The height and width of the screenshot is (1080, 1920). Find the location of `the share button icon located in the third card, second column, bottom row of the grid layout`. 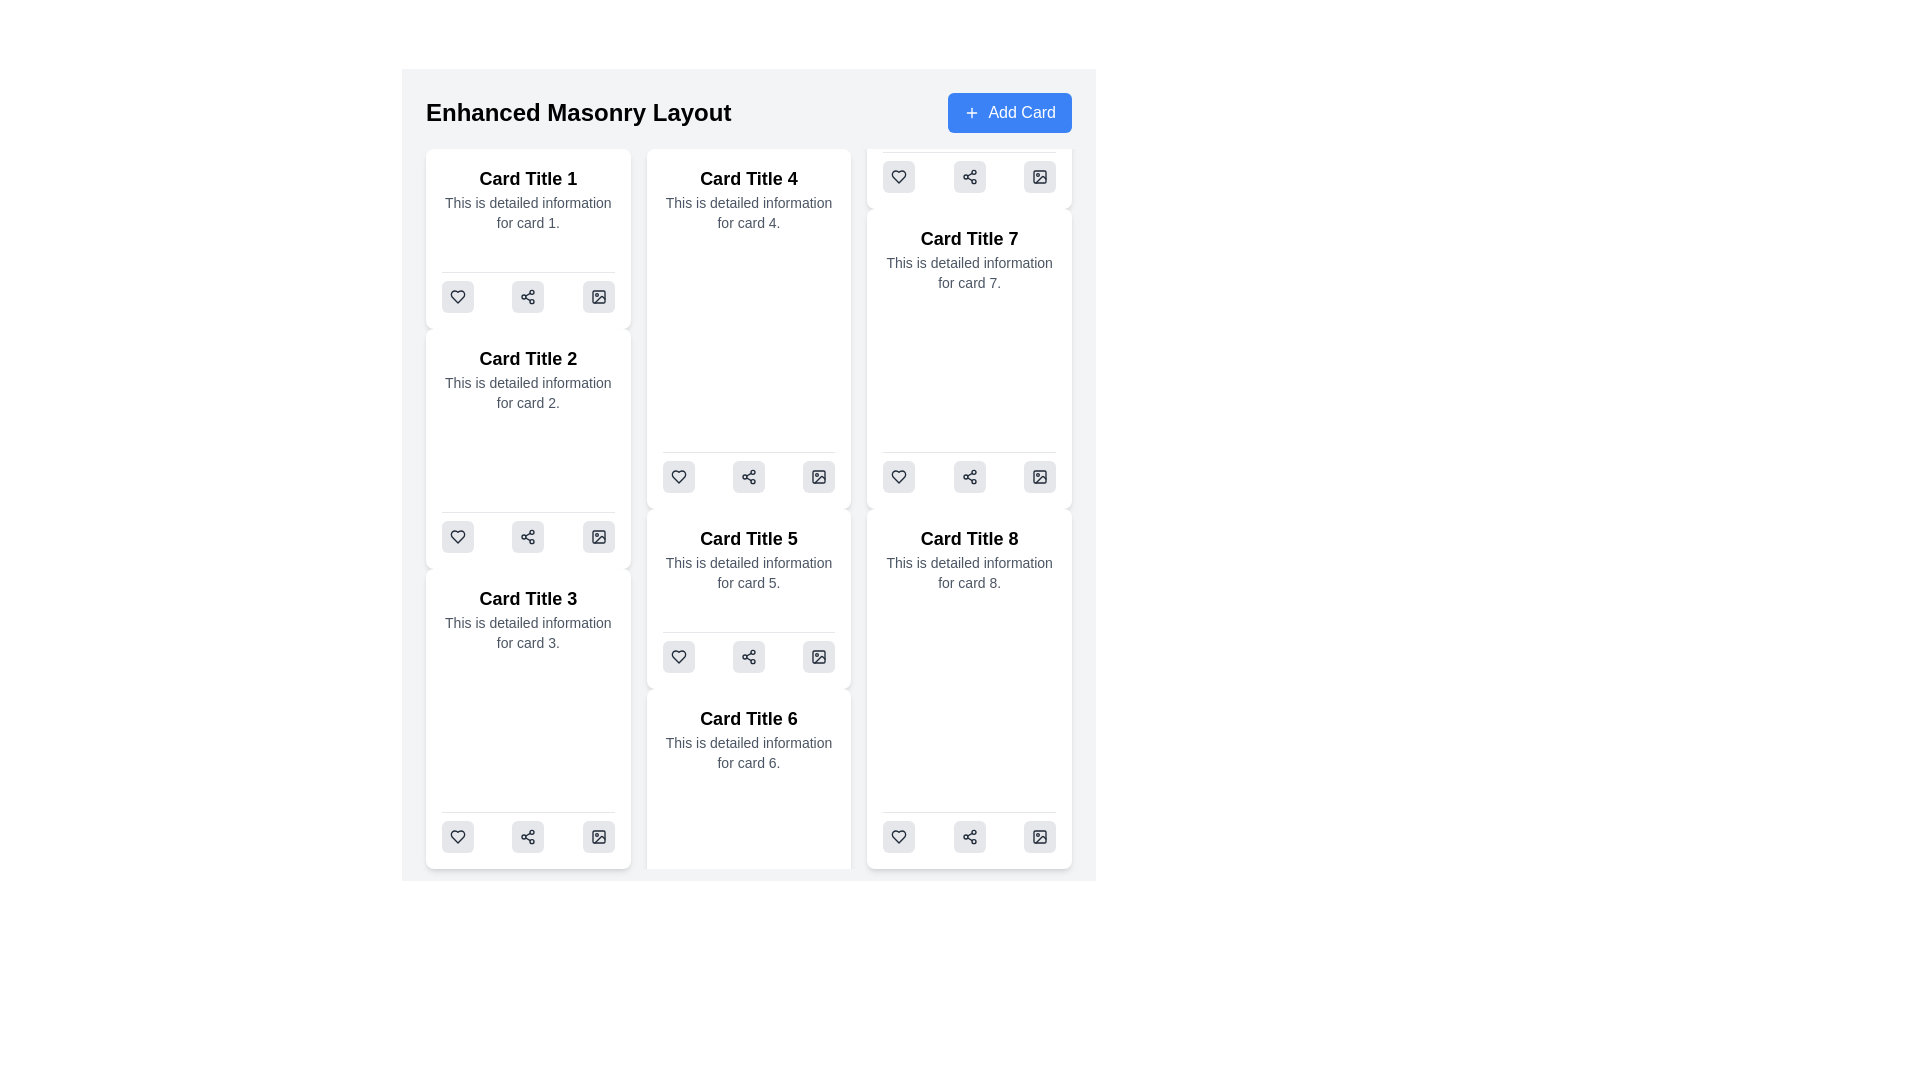

the share button icon located in the third card, second column, bottom row of the grid layout is located at coordinates (528, 535).